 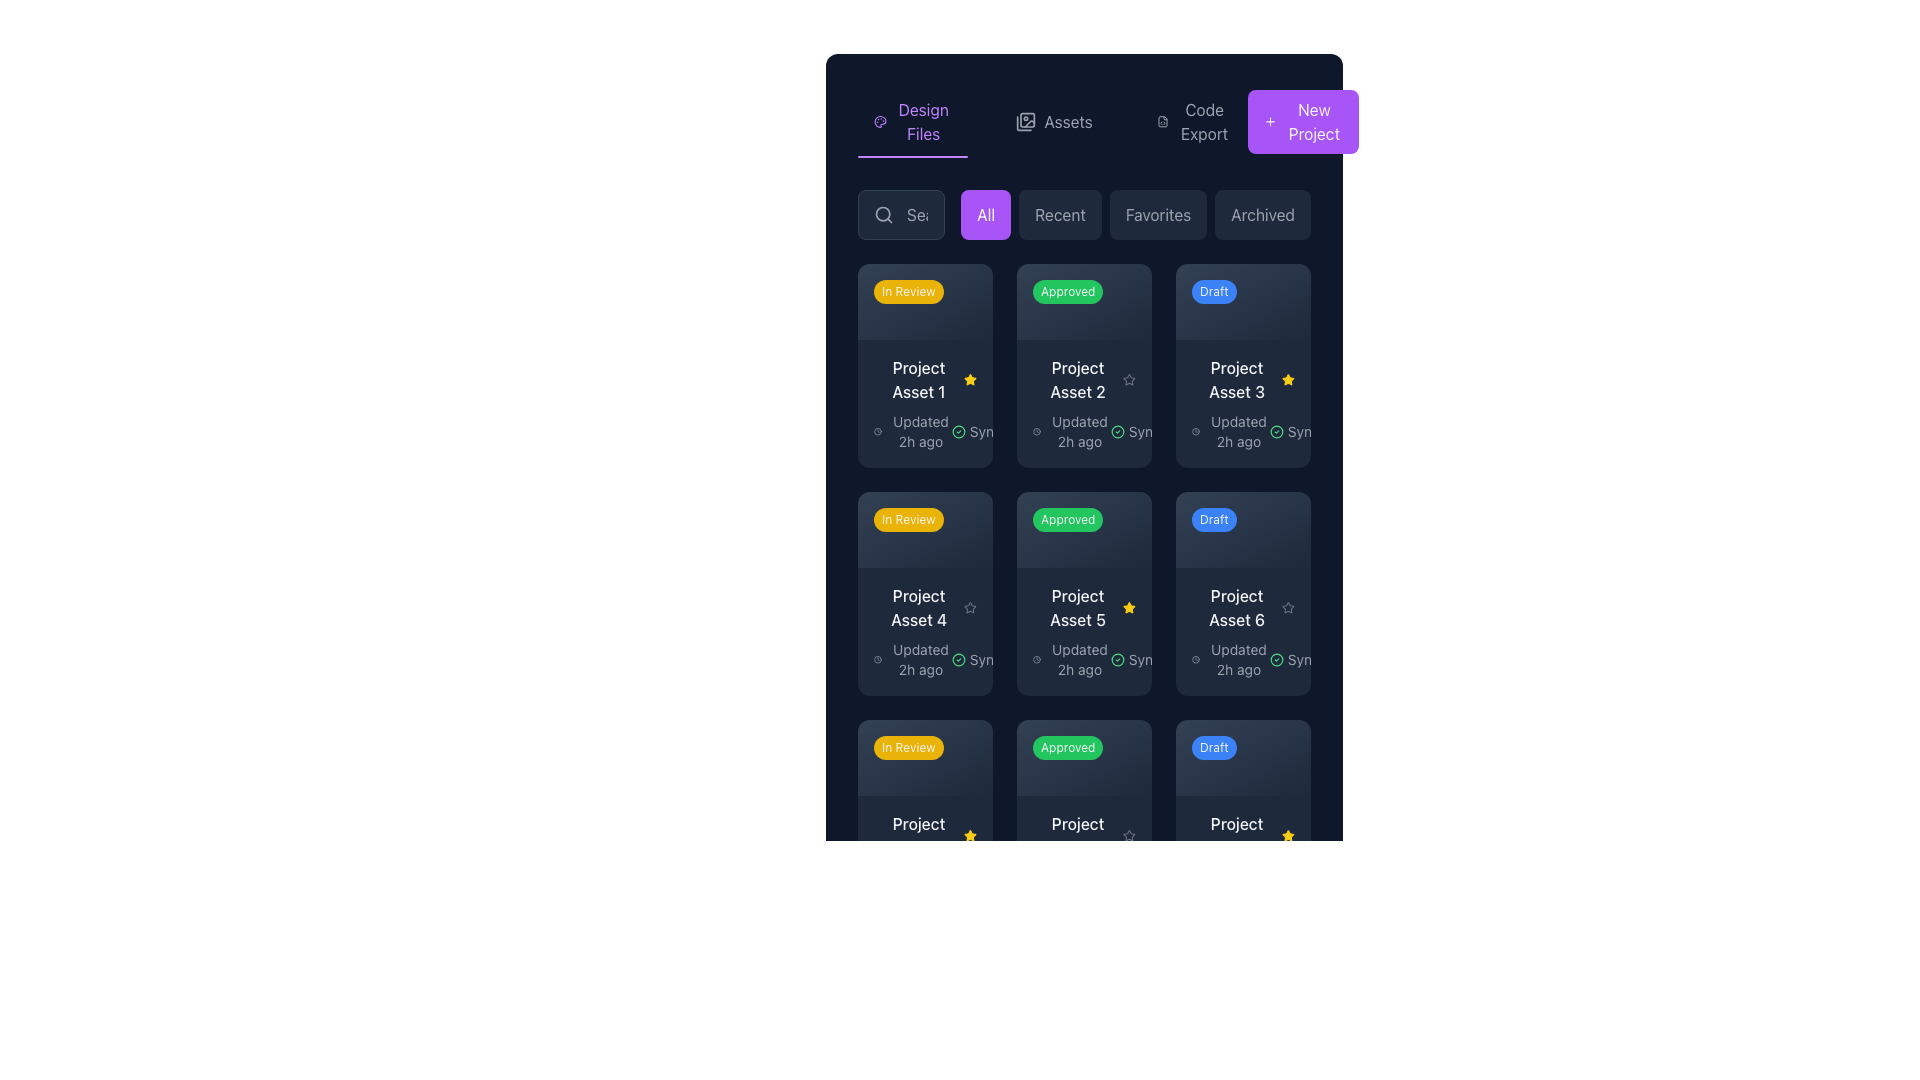 What do you see at coordinates (1070, 430) in the screenshot?
I see `the timestamp information displayed as 'Updated 2h ago' in light gray text, located above the 'Synced' label within the card labeled 'Project Asset 2'` at bounding box center [1070, 430].